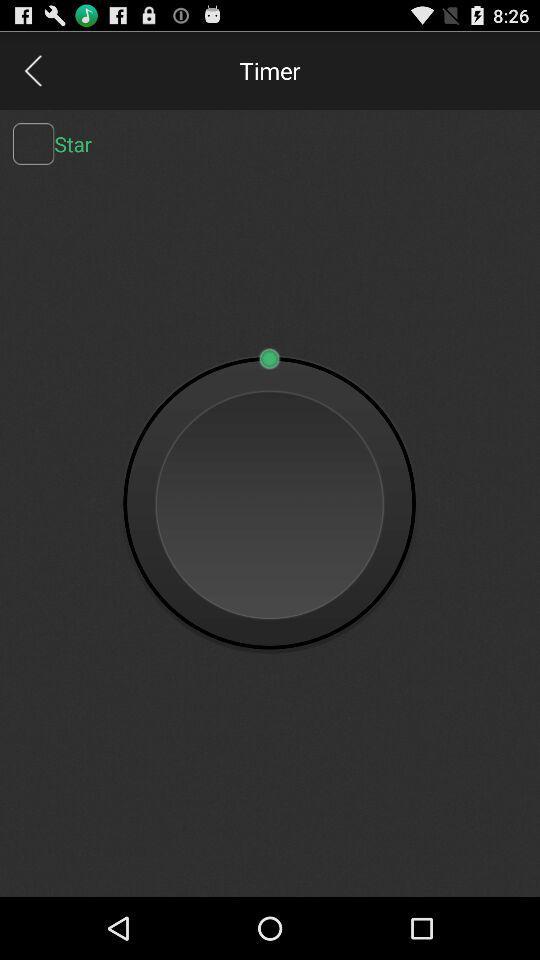 This screenshot has width=540, height=960. I want to click on go back, so click(31, 70).